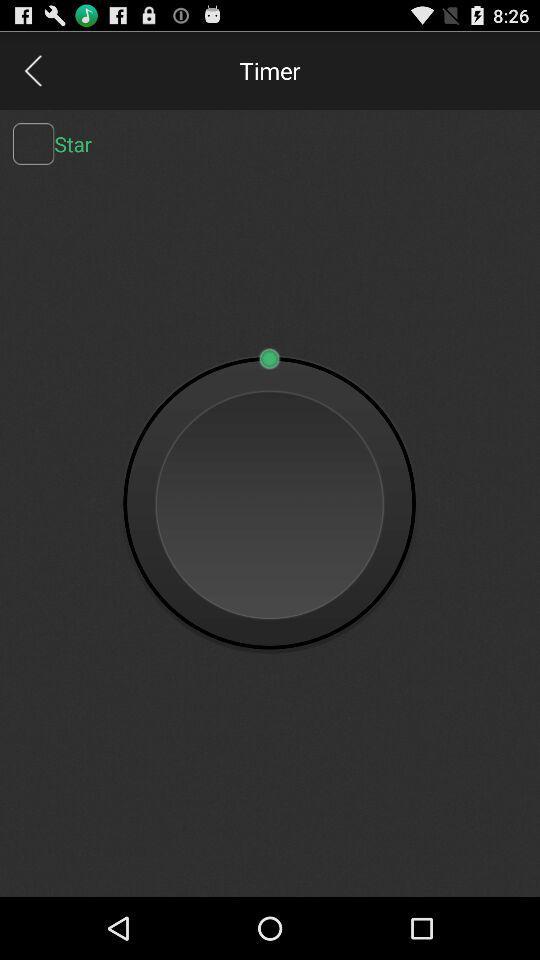 This screenshot has width=540, height=960. I want to click on go back, so click(31, 70).